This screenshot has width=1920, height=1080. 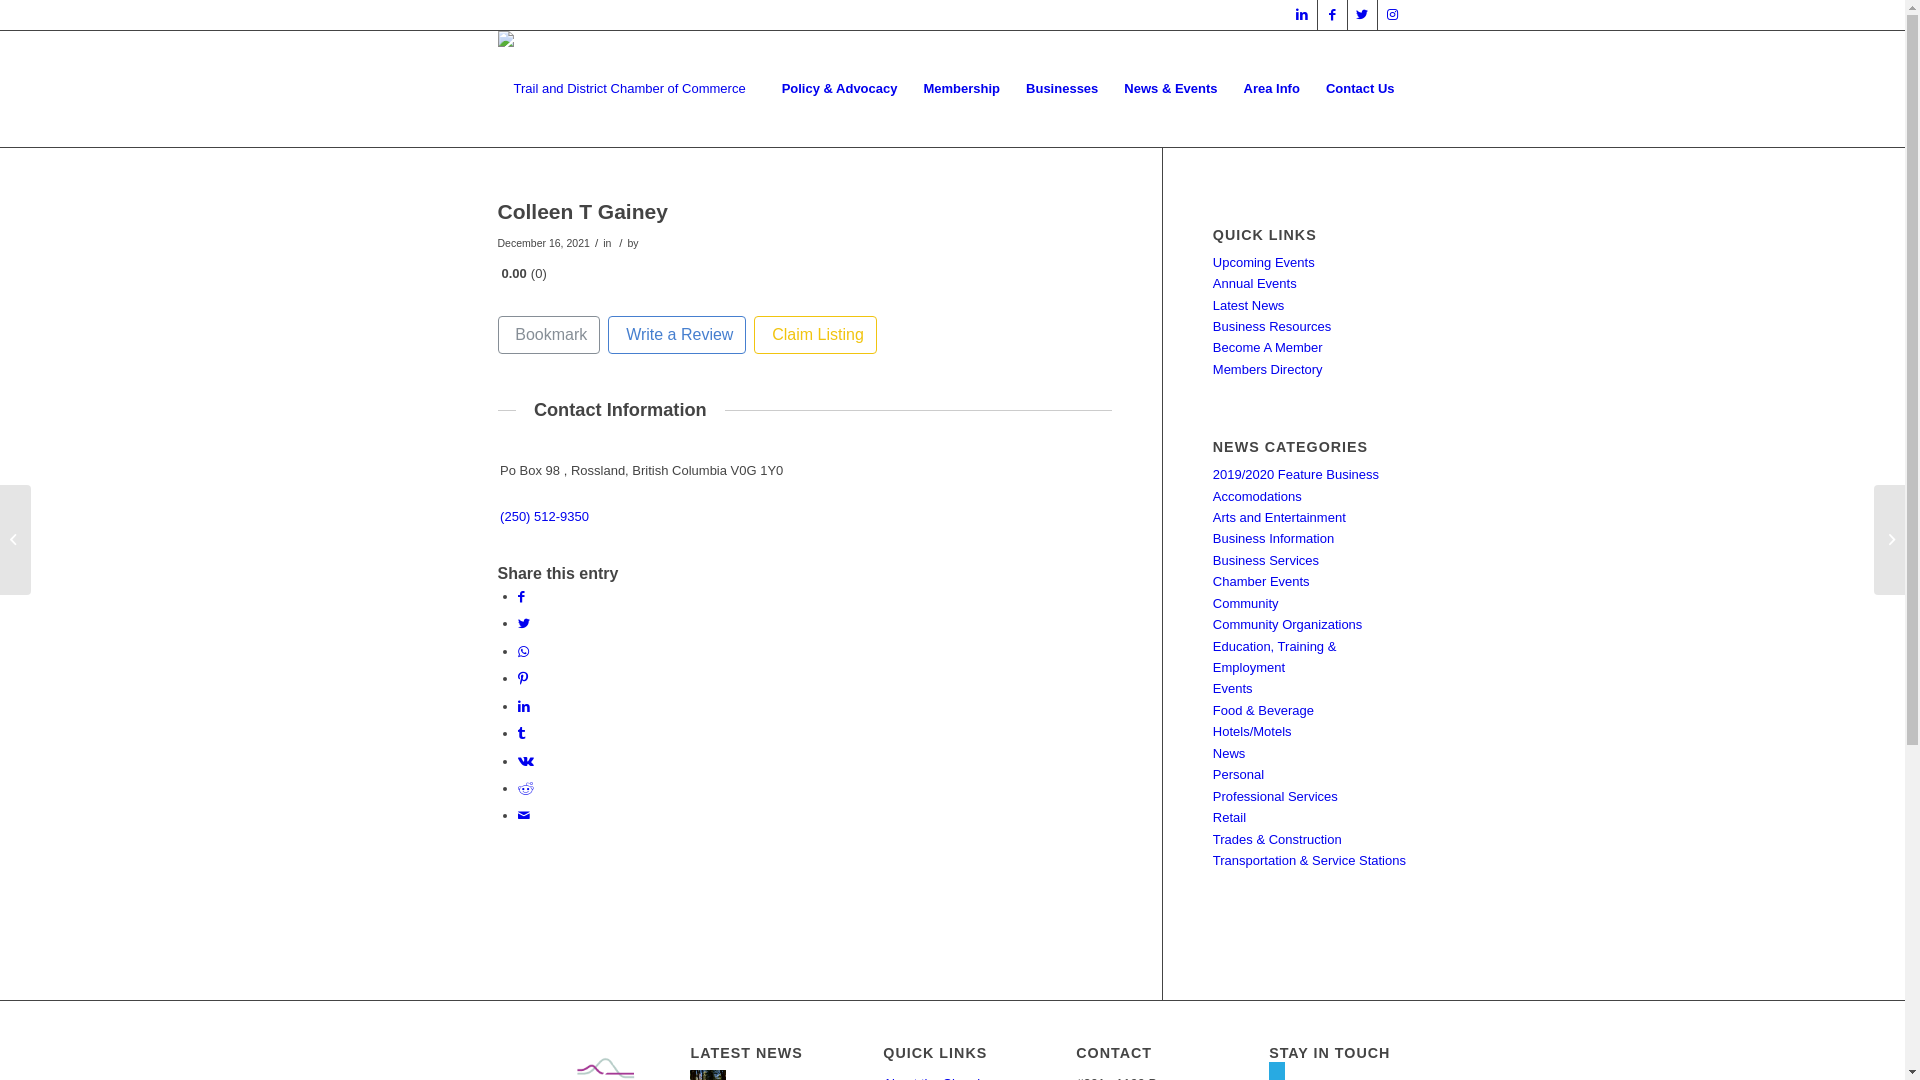 What do you see at coordinates (1276, 839) in the screenshot?
I see `'Trades & Construction'` at bounding box center [1276, 839].